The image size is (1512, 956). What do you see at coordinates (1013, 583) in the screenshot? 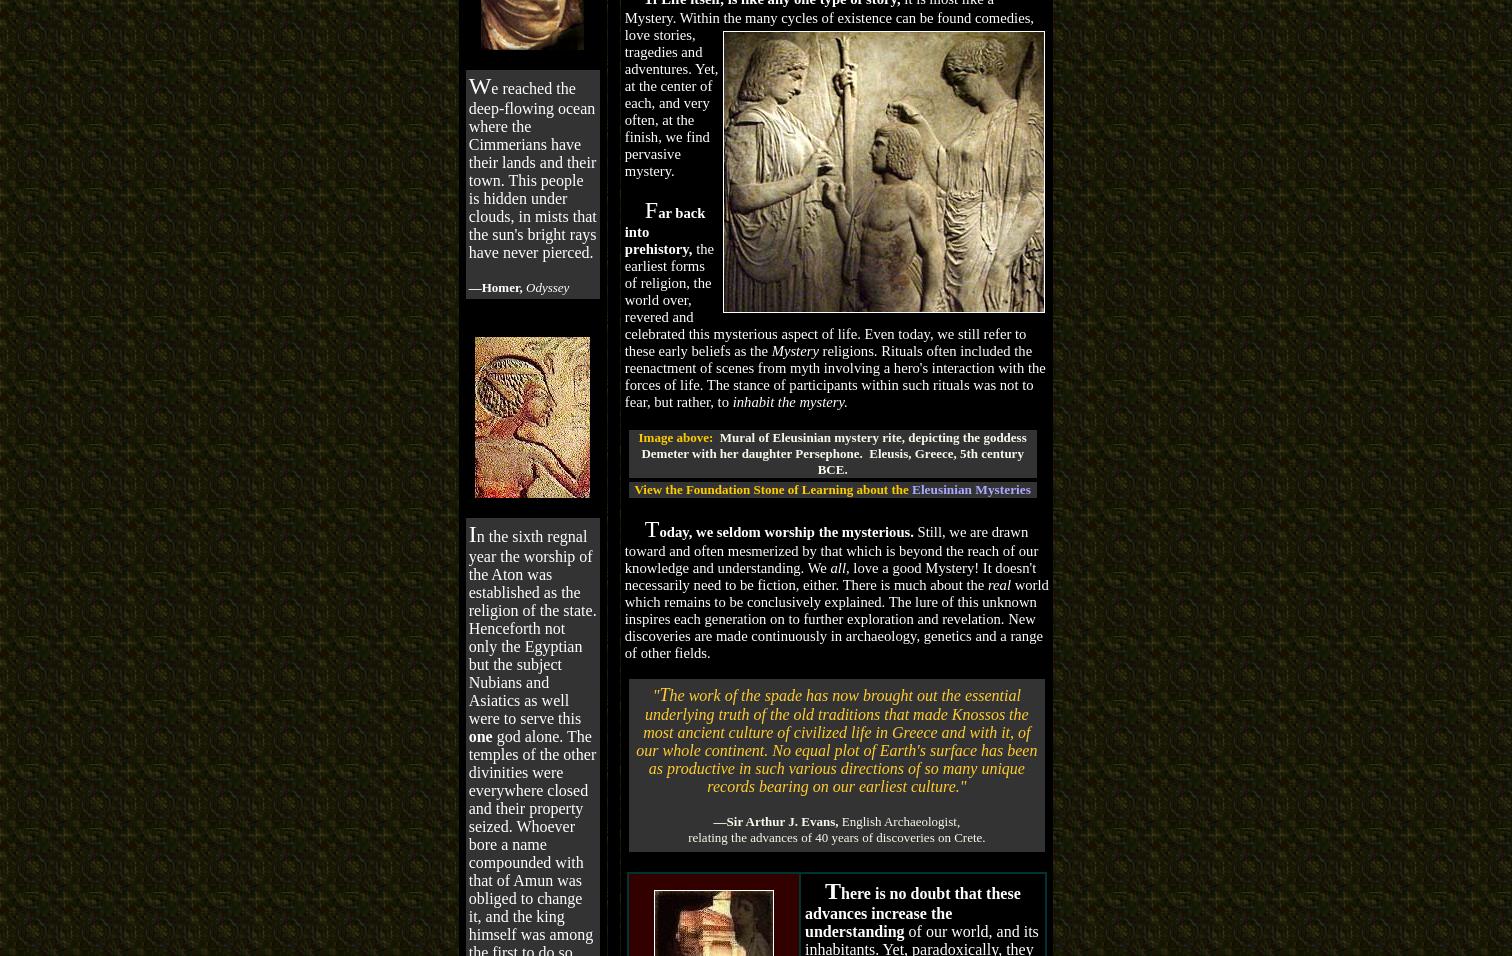
I see `'world'` at bounding box center [1013, 583].